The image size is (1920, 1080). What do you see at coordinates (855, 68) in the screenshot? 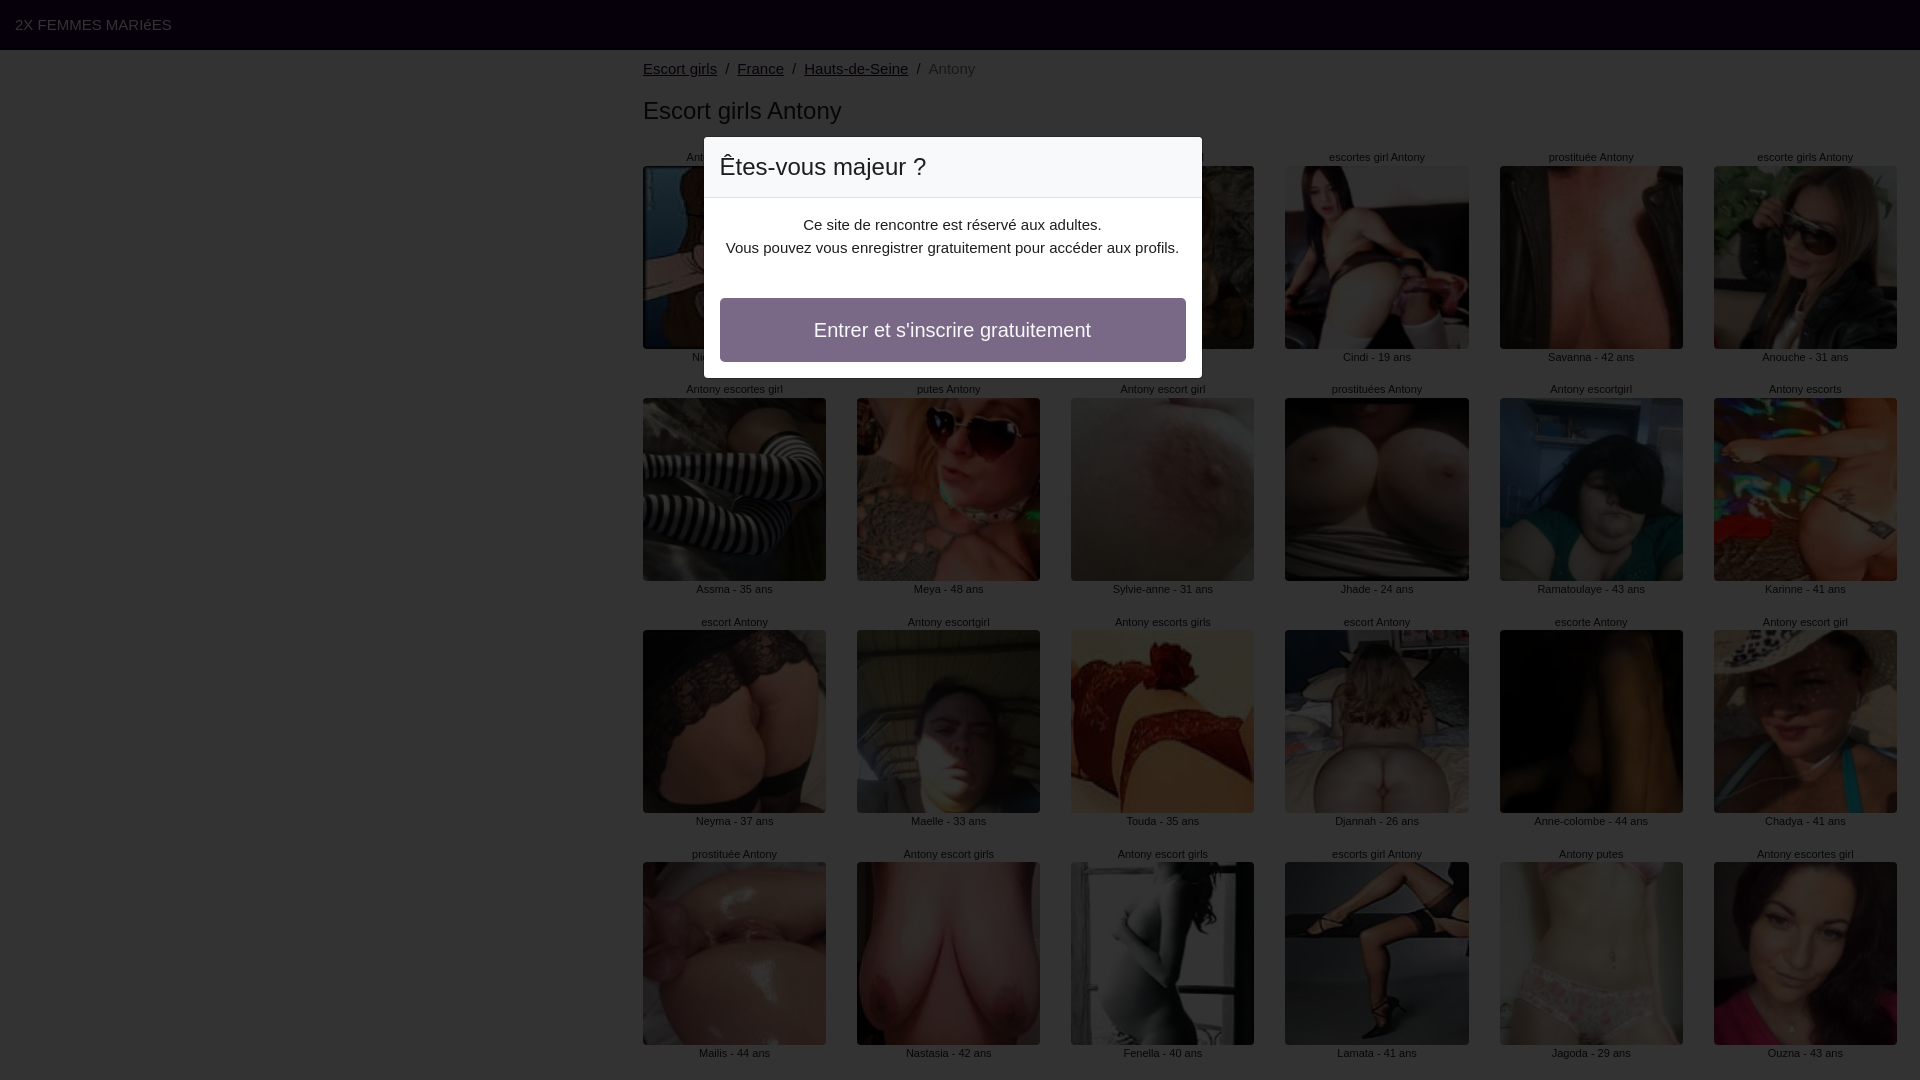
I see `'Hauts-de-Seine'` at bounding box center [855, 68].